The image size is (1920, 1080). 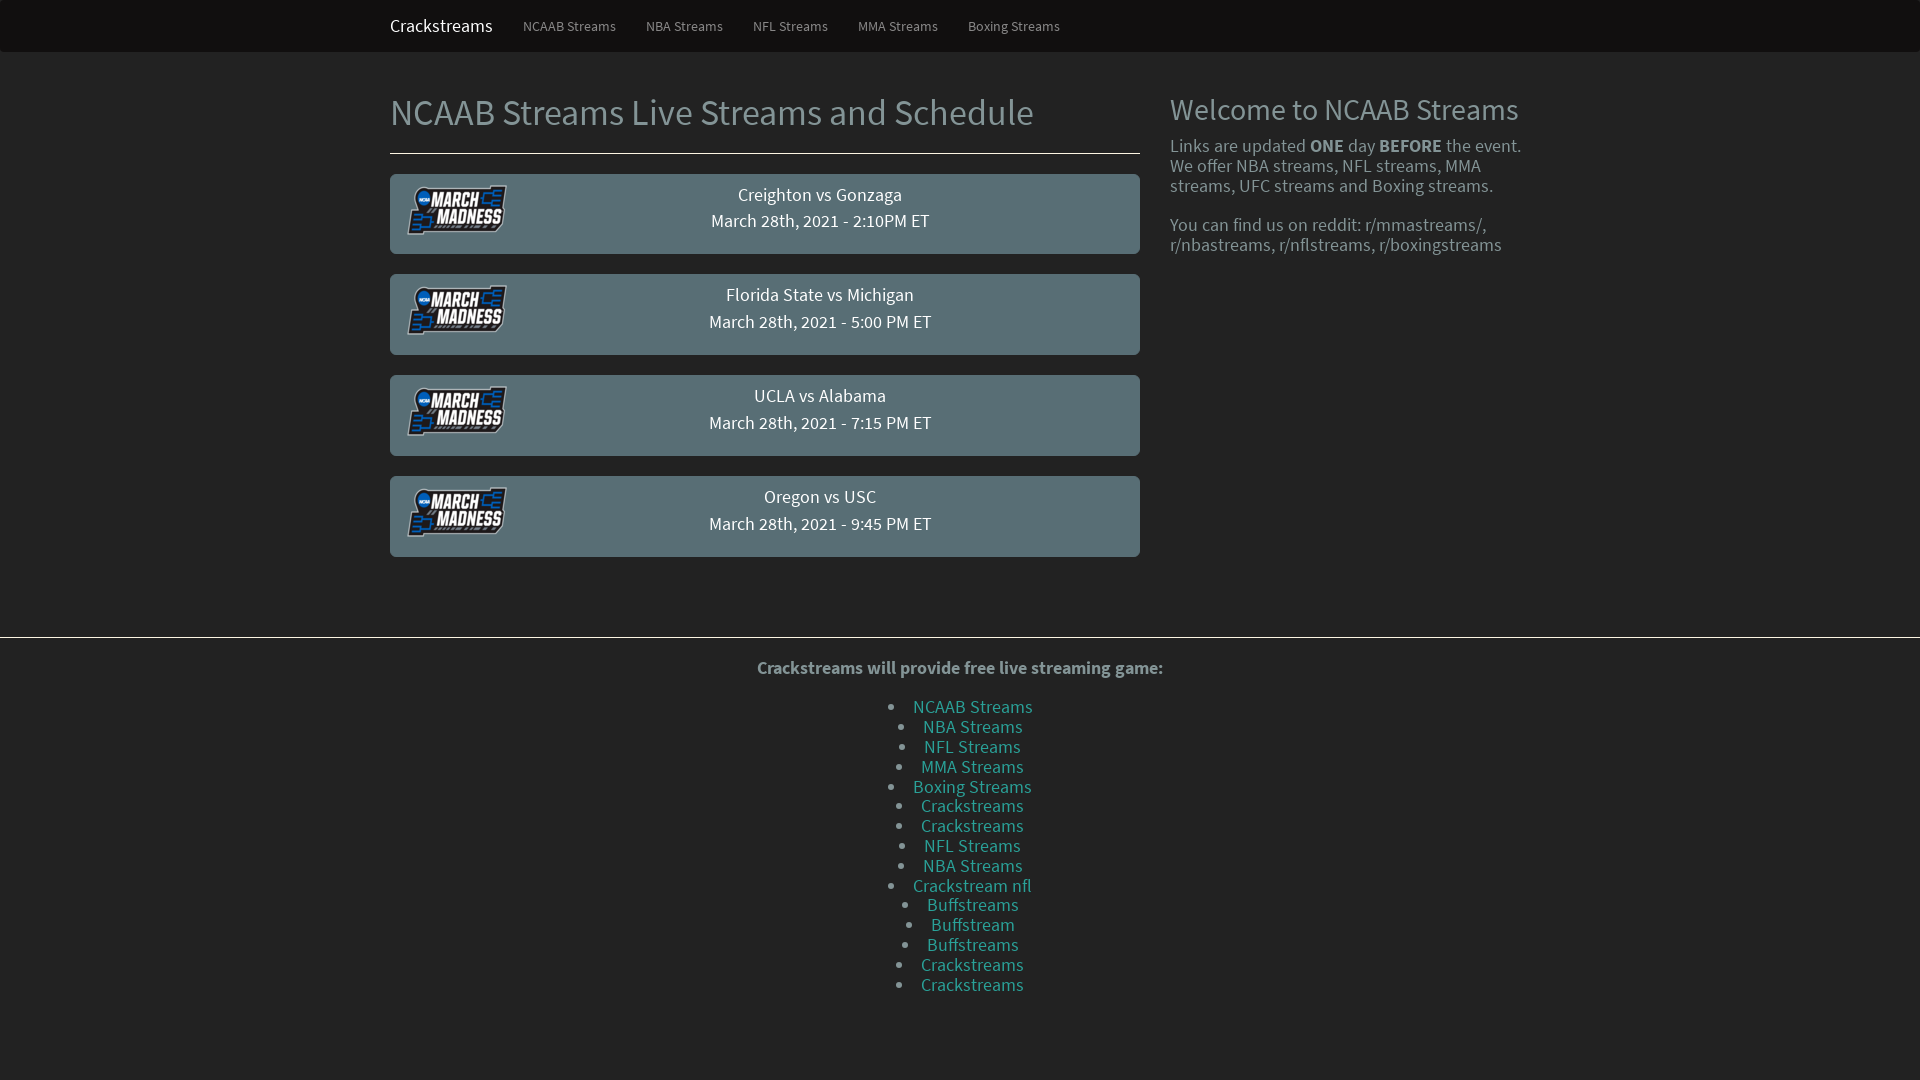 I want to click on 'Crackstreams', so click(x=920, y=963).